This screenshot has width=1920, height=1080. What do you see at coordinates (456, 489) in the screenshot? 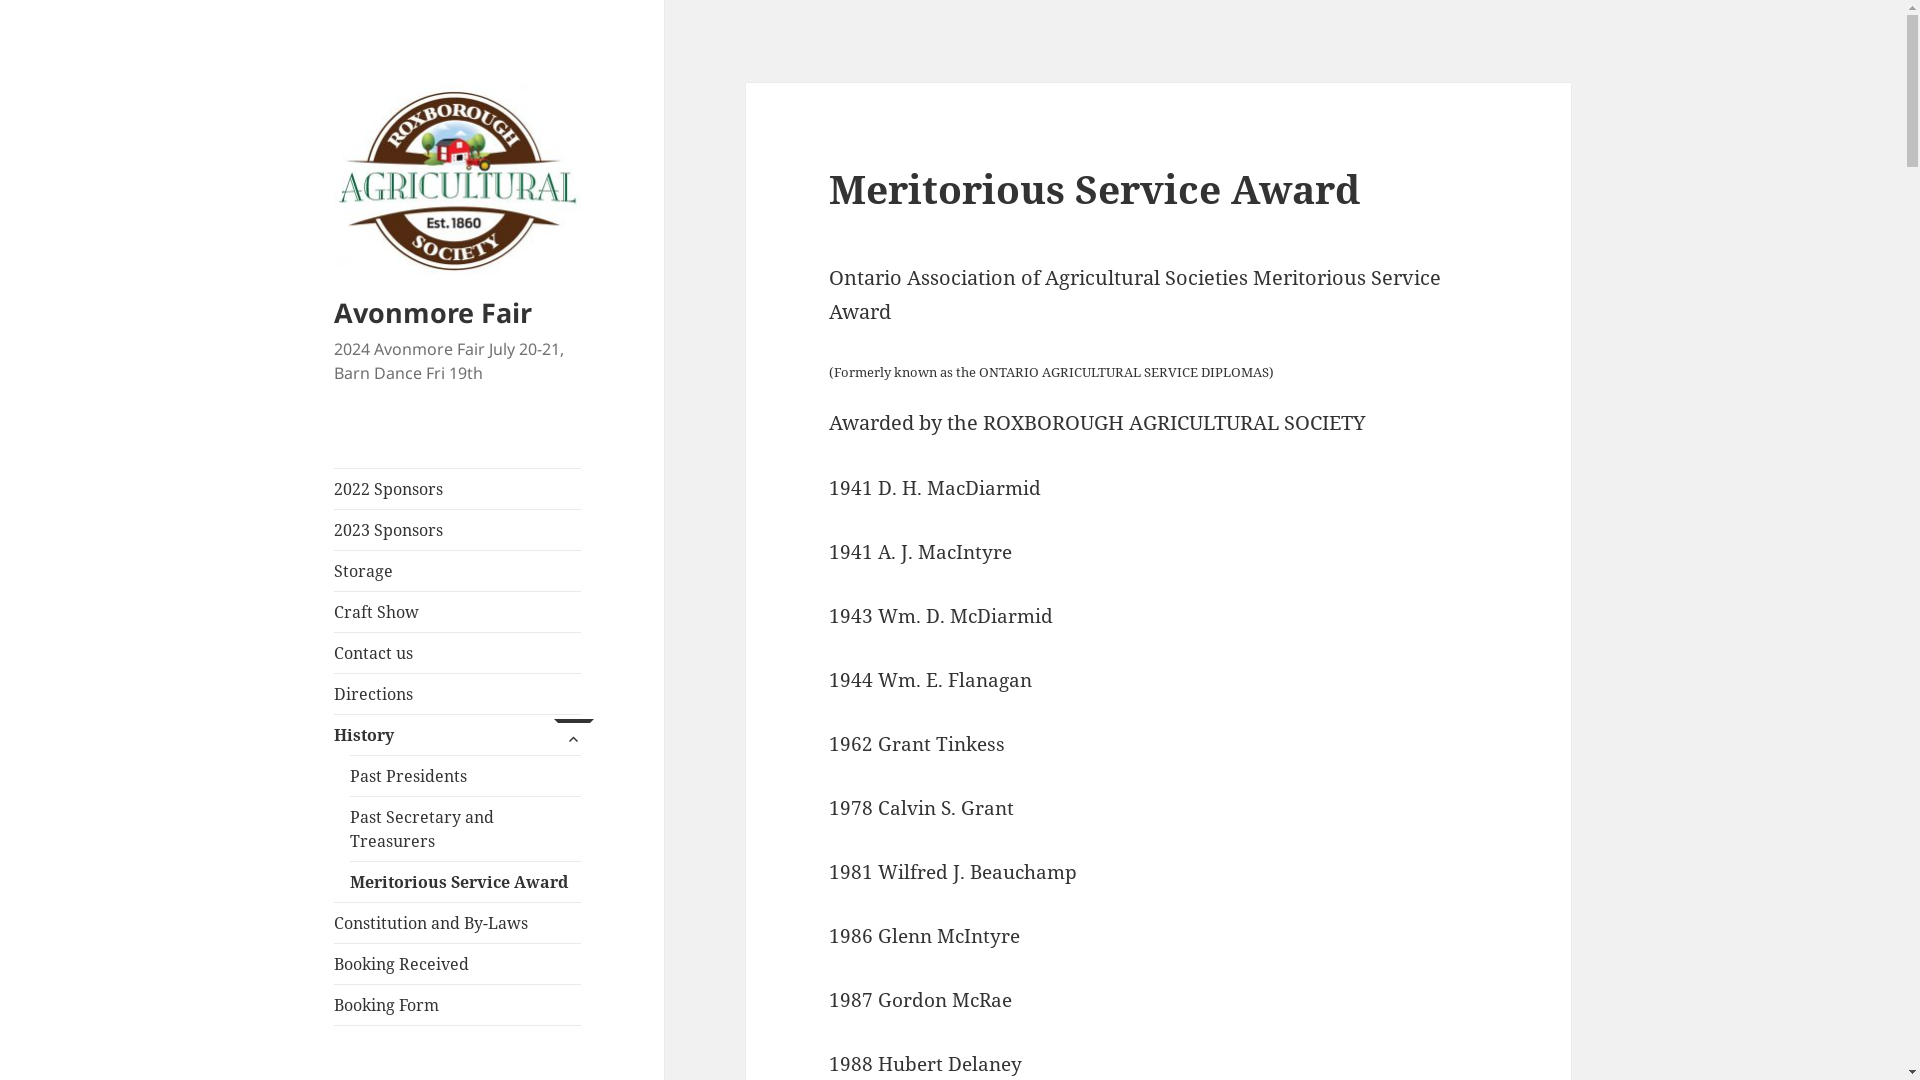
I see `'2022 Sponsors'` at bounding box center [456, 489].